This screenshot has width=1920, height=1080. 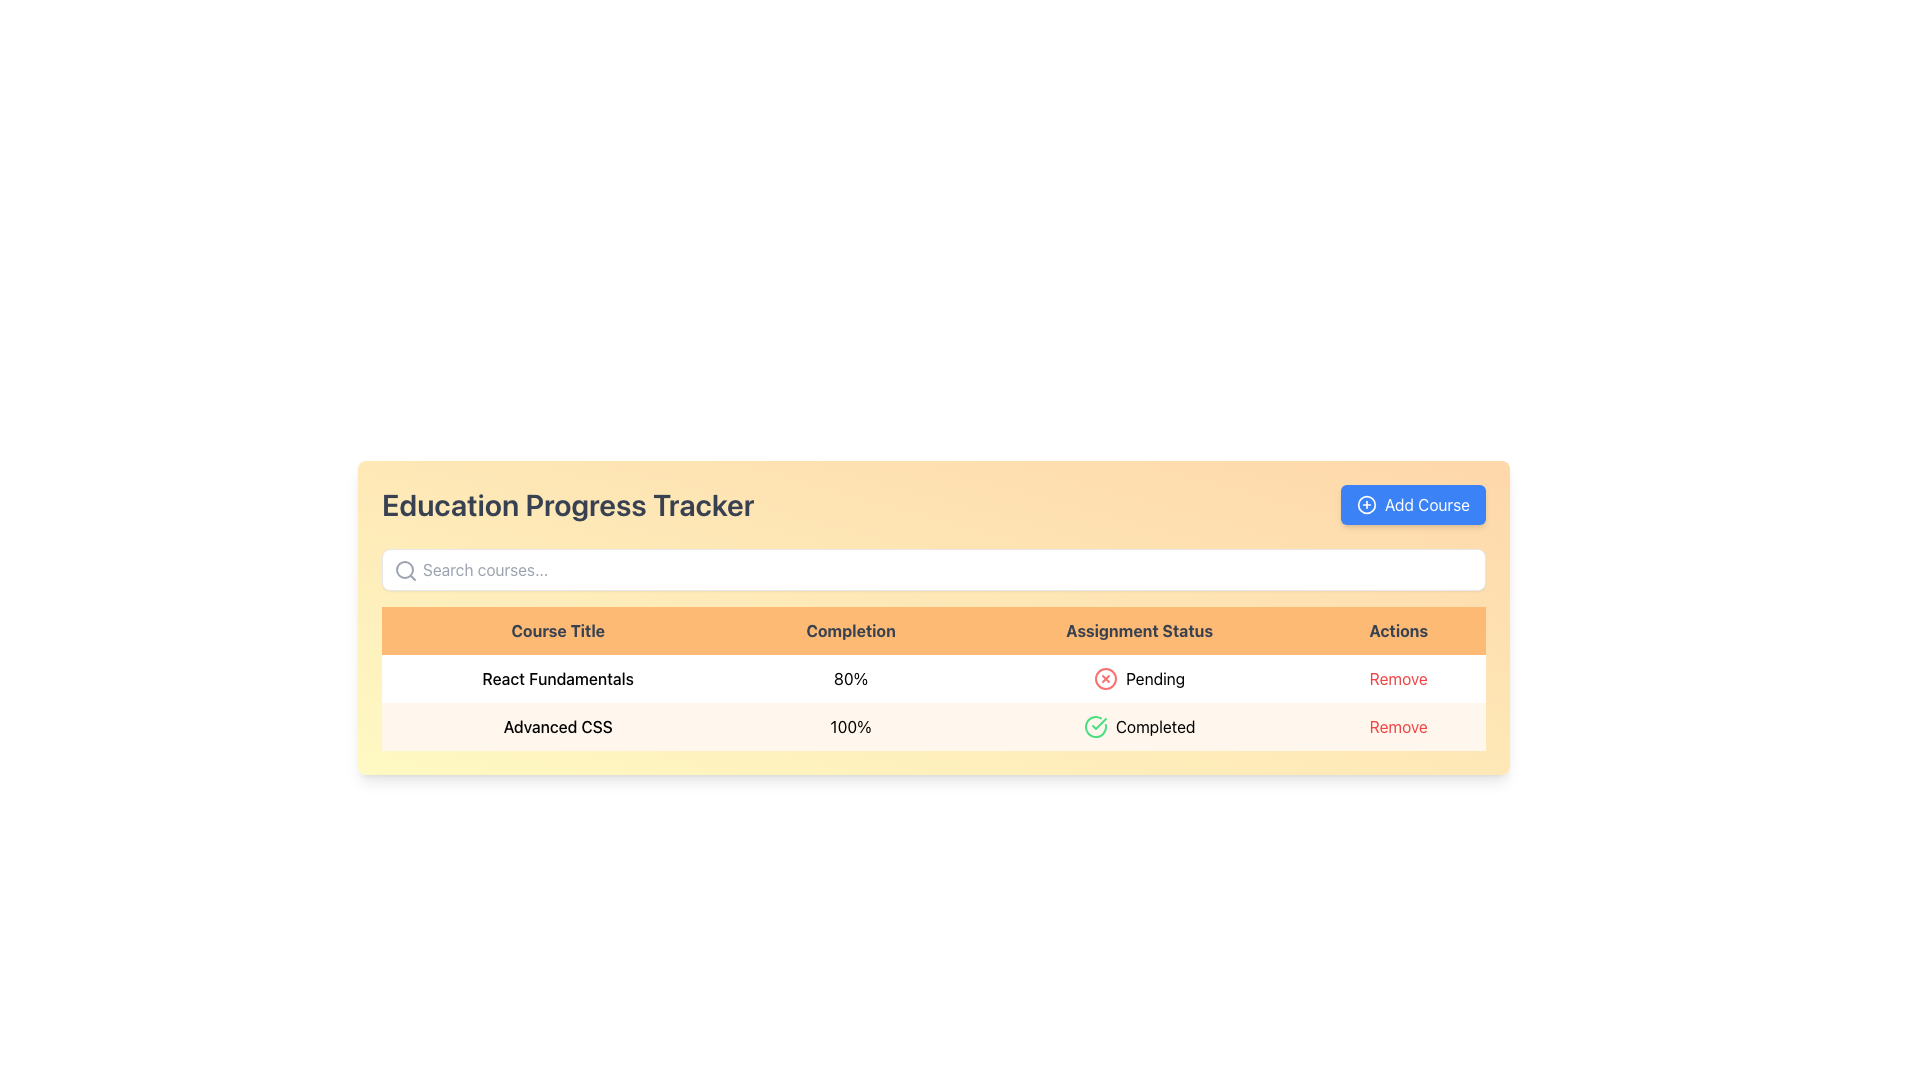 I want to click on the Text Display showing '80%' in the 'Completion' column of the 'React Fundamentals' row in the table, so click(x=851, y=677).